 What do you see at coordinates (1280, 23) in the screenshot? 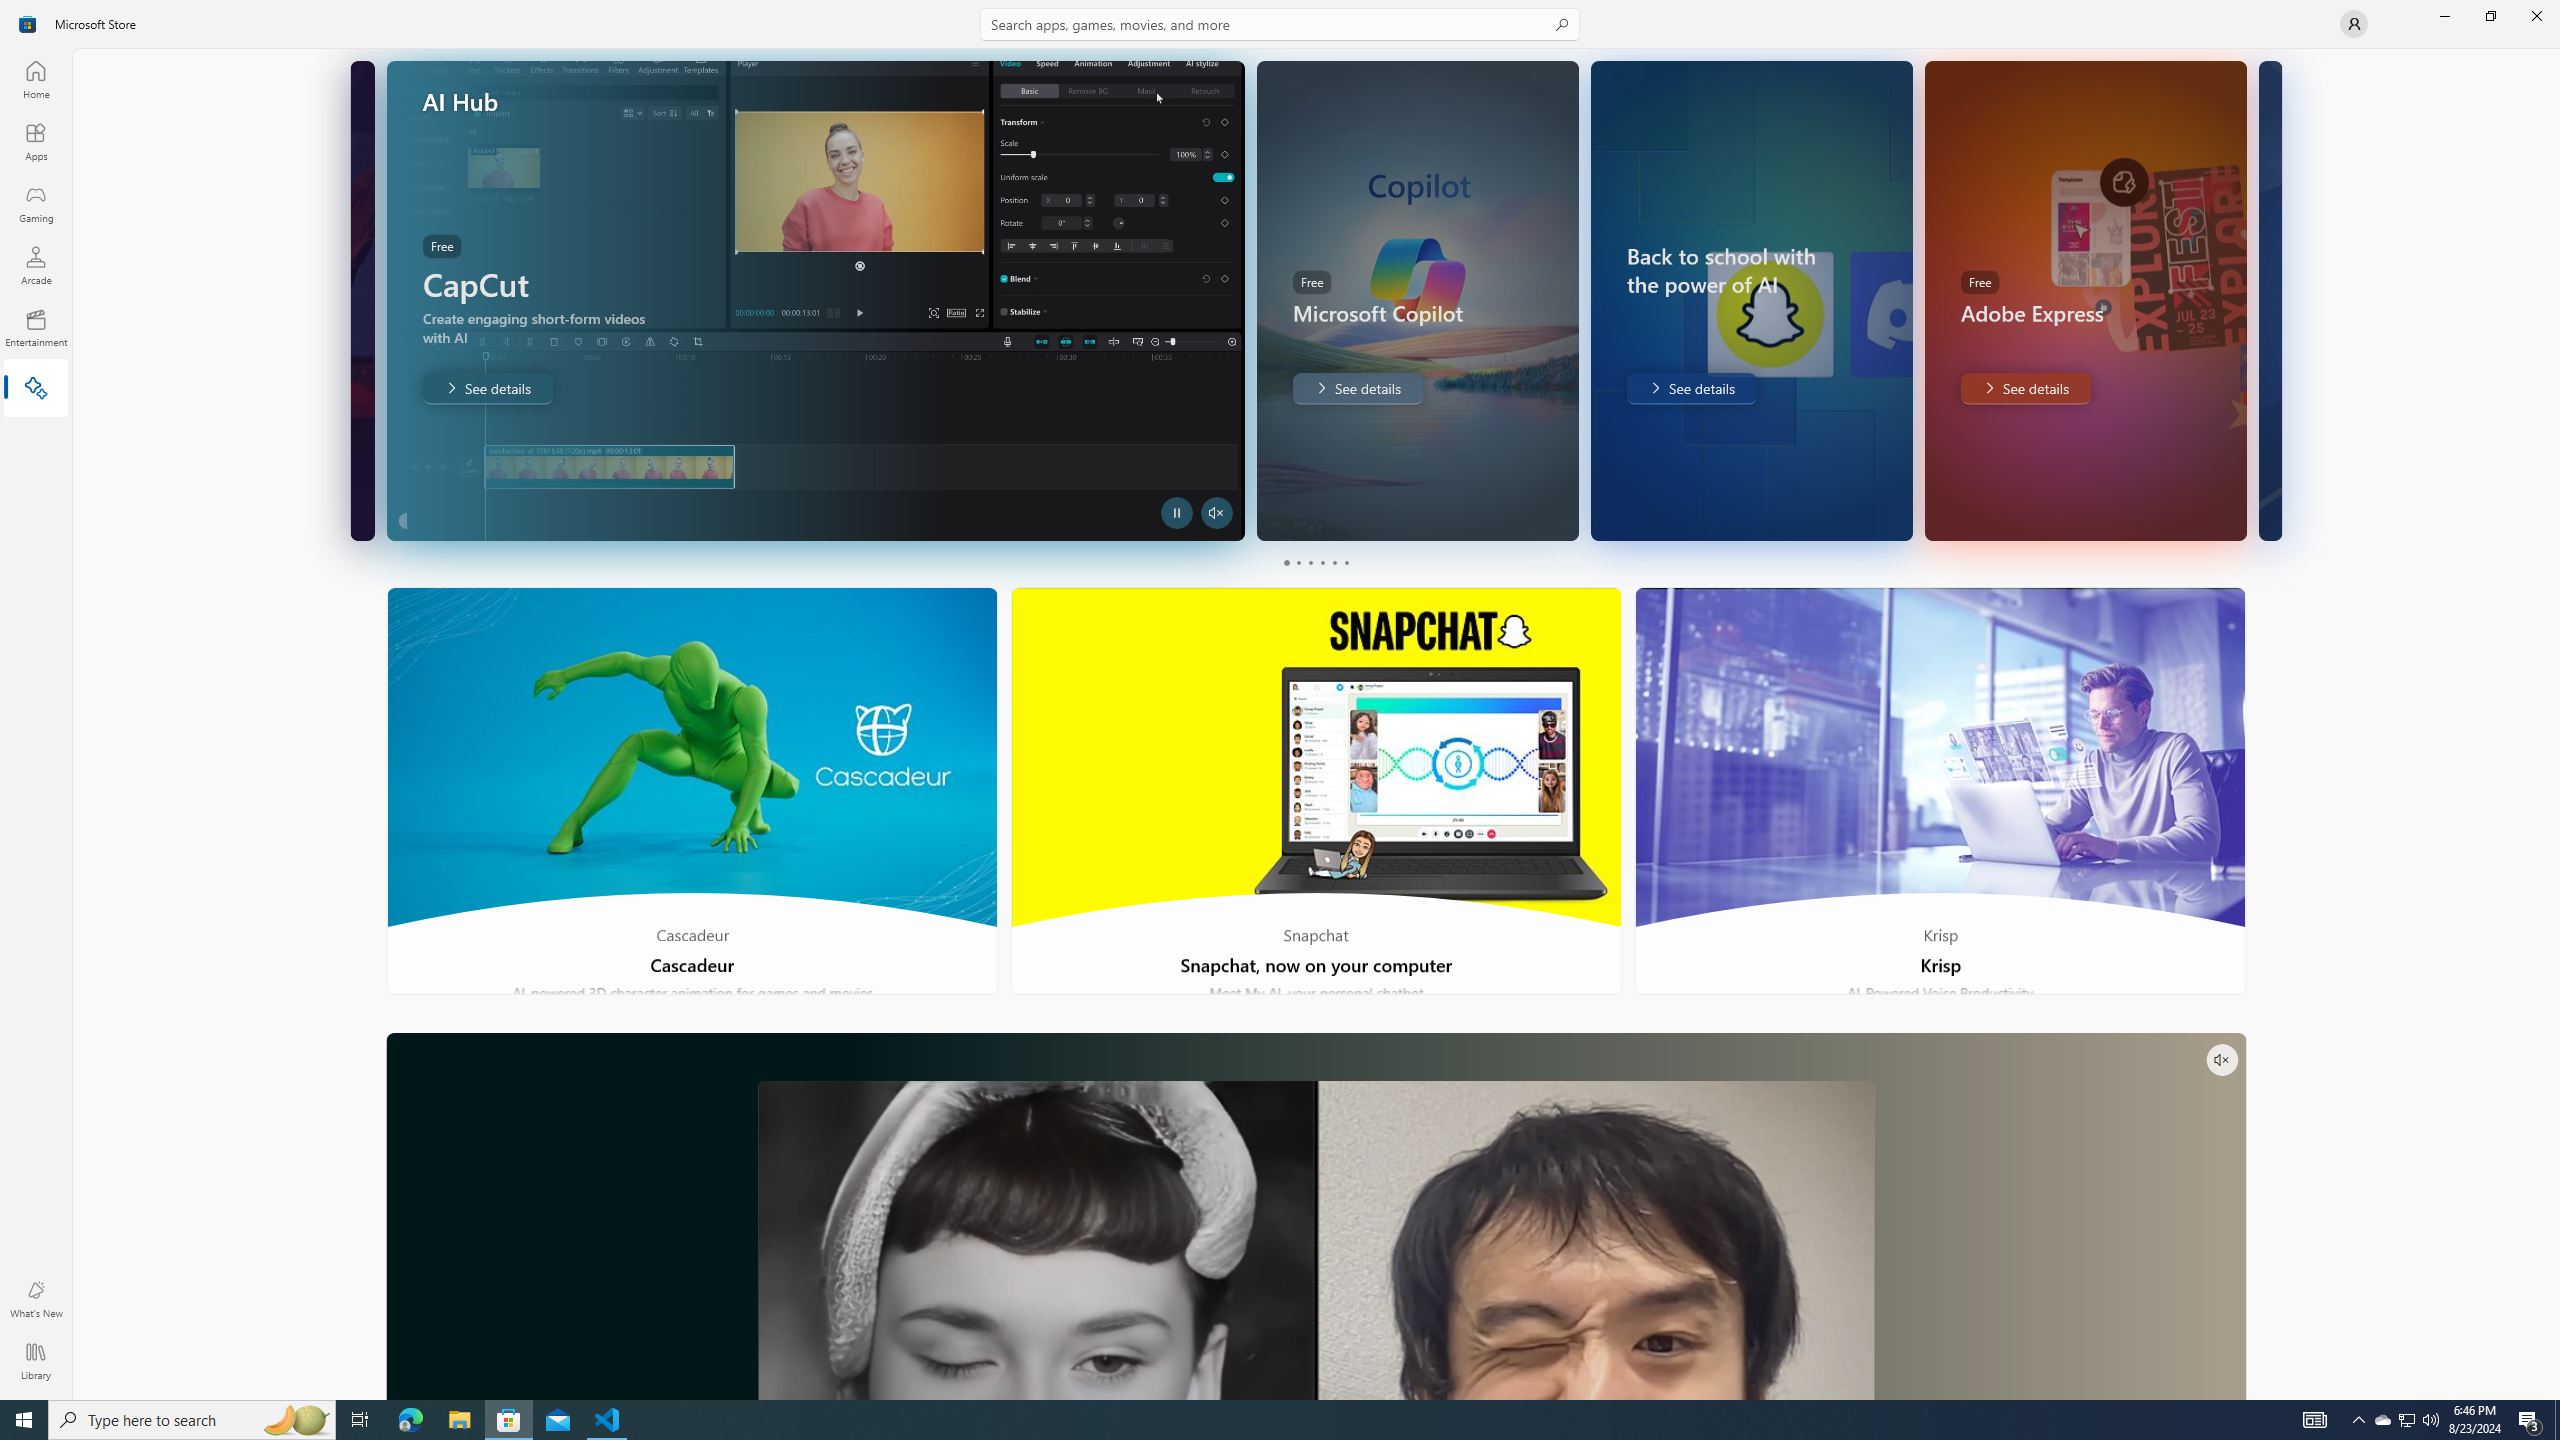
I see `'Search'` at bounding box center [1280, 23].